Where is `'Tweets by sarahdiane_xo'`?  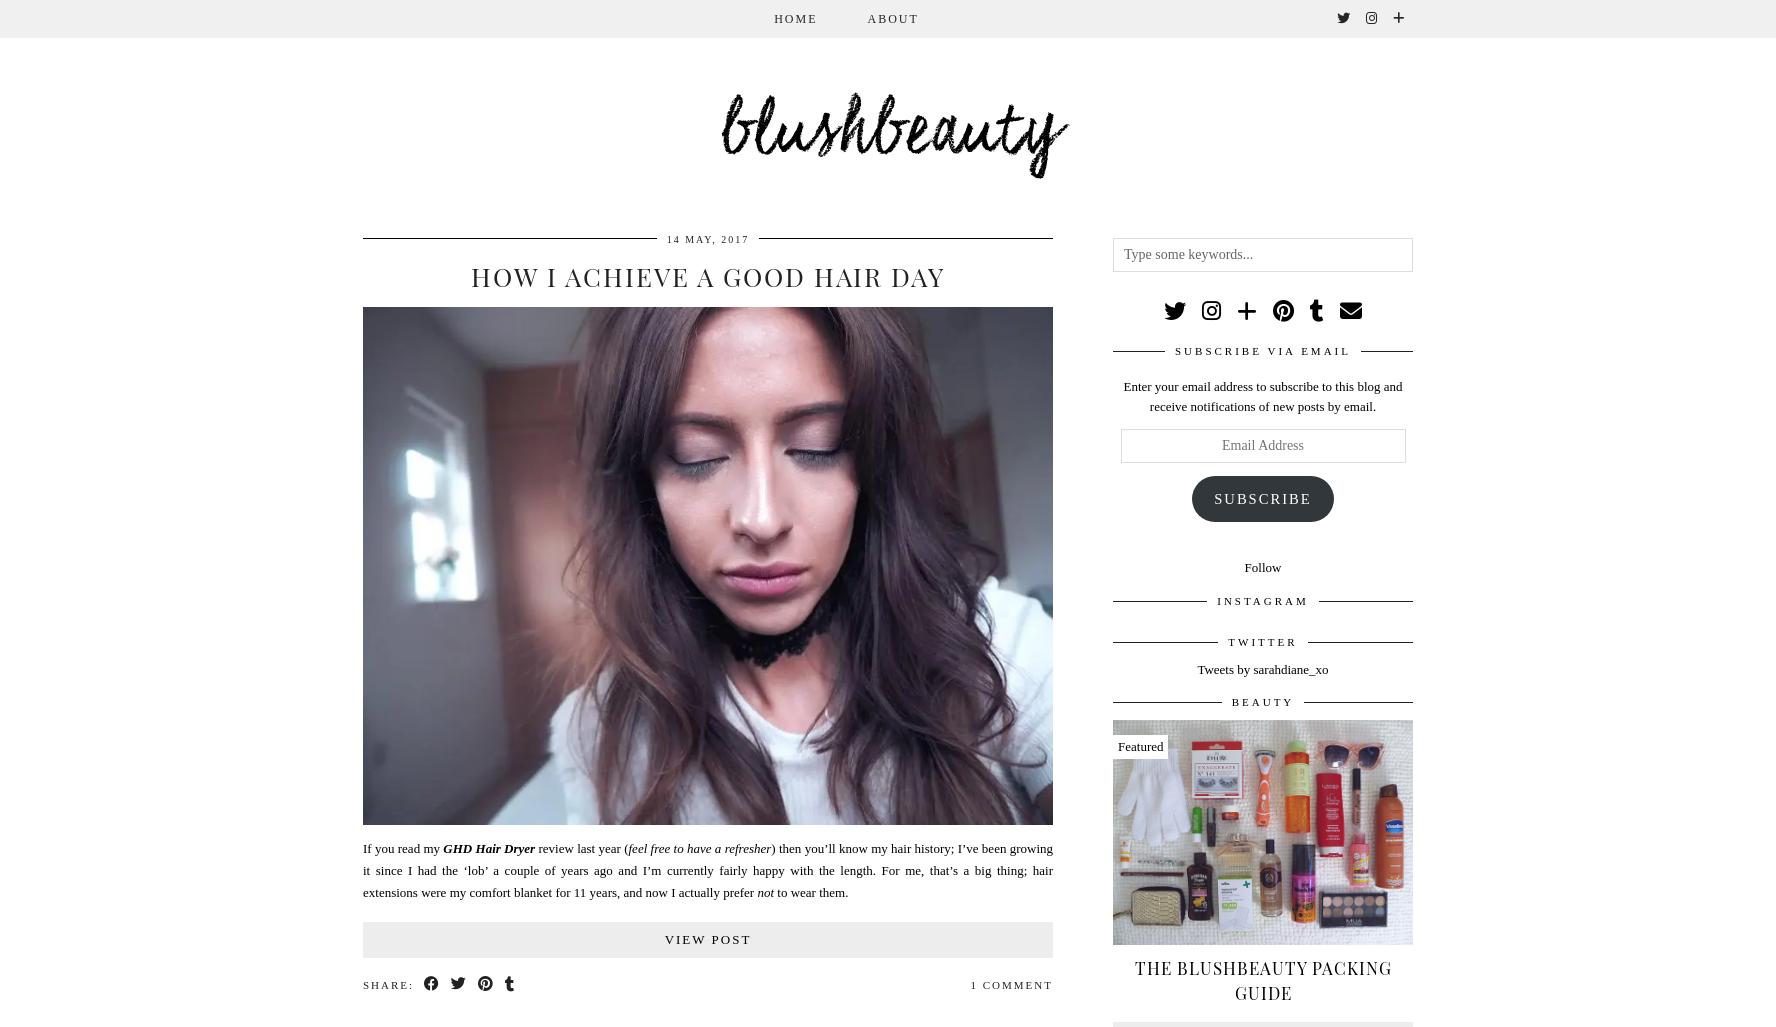
'Tweets by sarahdiane_xo' is located at coordinates (1196, 667).